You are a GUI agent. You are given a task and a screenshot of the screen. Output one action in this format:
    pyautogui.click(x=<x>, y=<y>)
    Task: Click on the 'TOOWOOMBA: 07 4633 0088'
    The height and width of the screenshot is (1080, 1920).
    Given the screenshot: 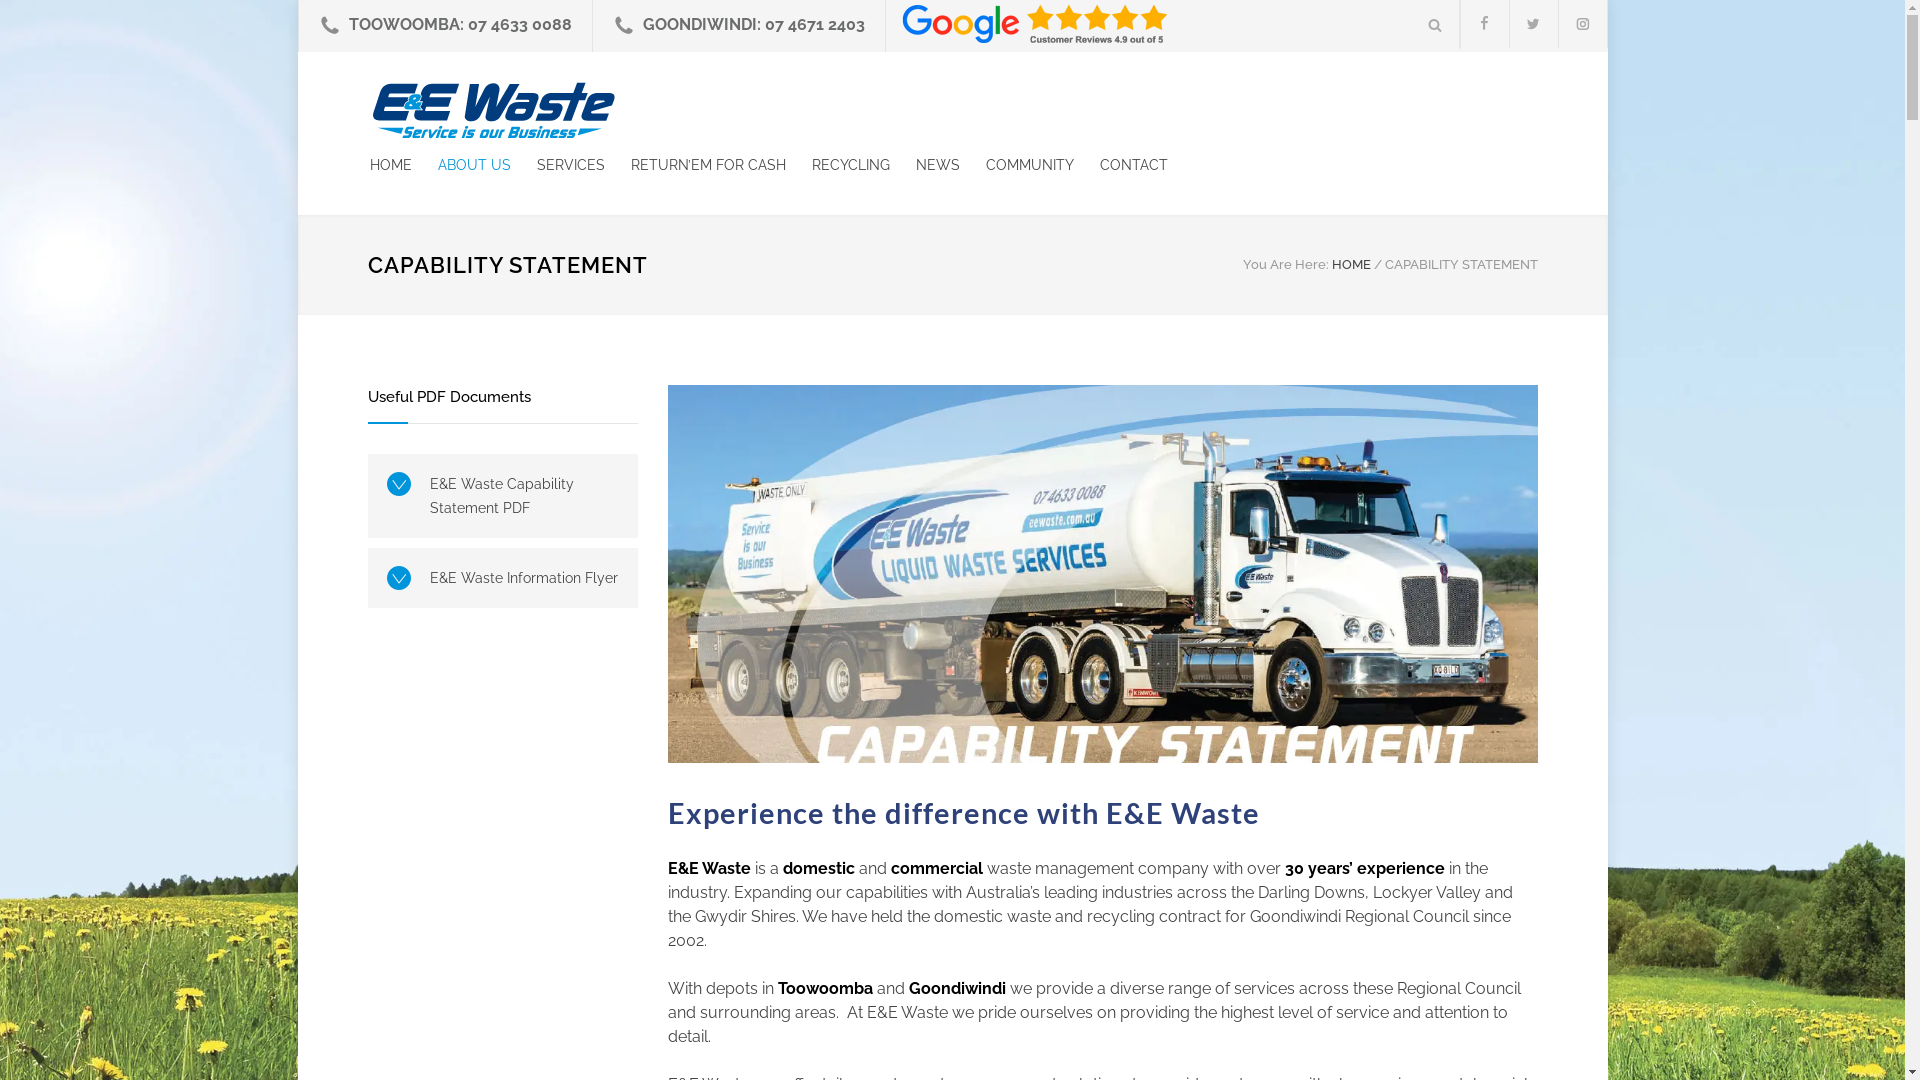 What is the action you would take?
    pyautogui.click(x=458, y=24)
    